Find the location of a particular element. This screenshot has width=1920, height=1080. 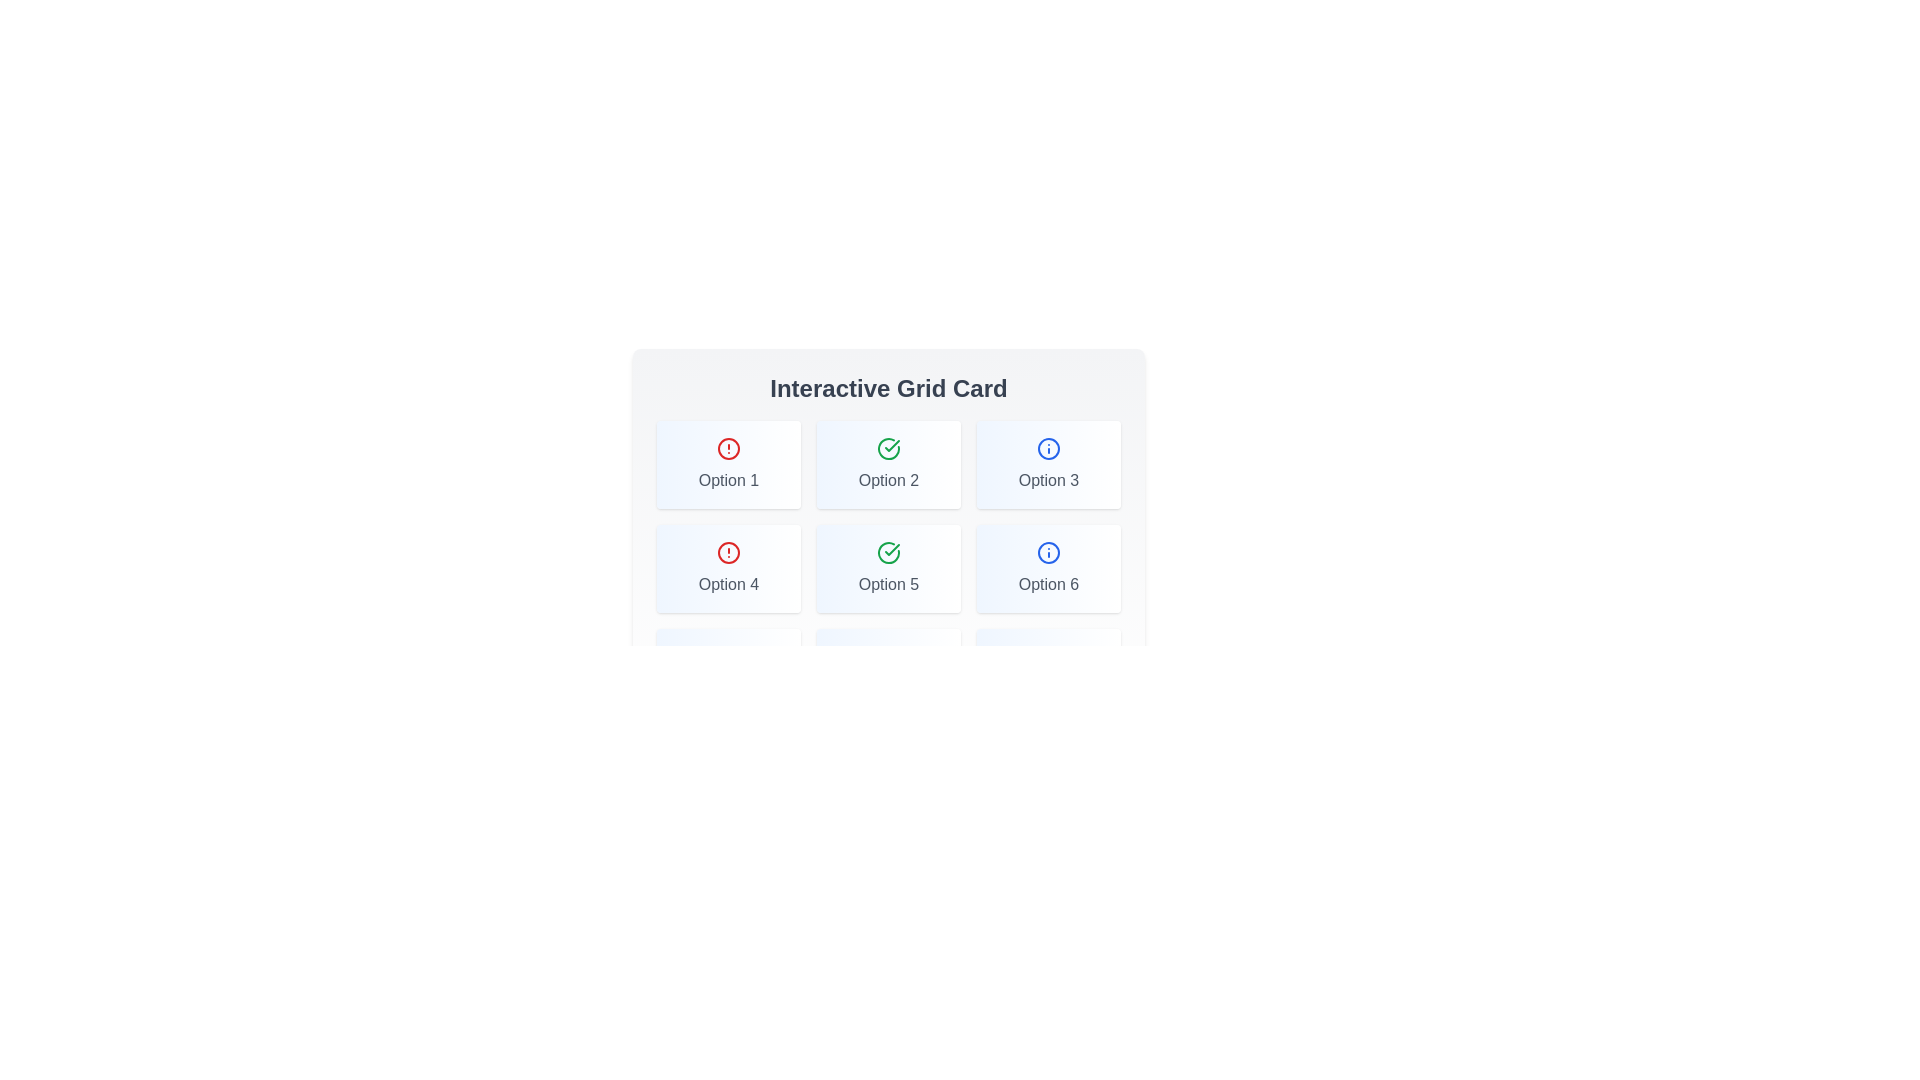

the text label displaying 'Option 1' in gray color located inside the first card of the grid, which has a subtle gradient background is located at coordinates (728, 481).